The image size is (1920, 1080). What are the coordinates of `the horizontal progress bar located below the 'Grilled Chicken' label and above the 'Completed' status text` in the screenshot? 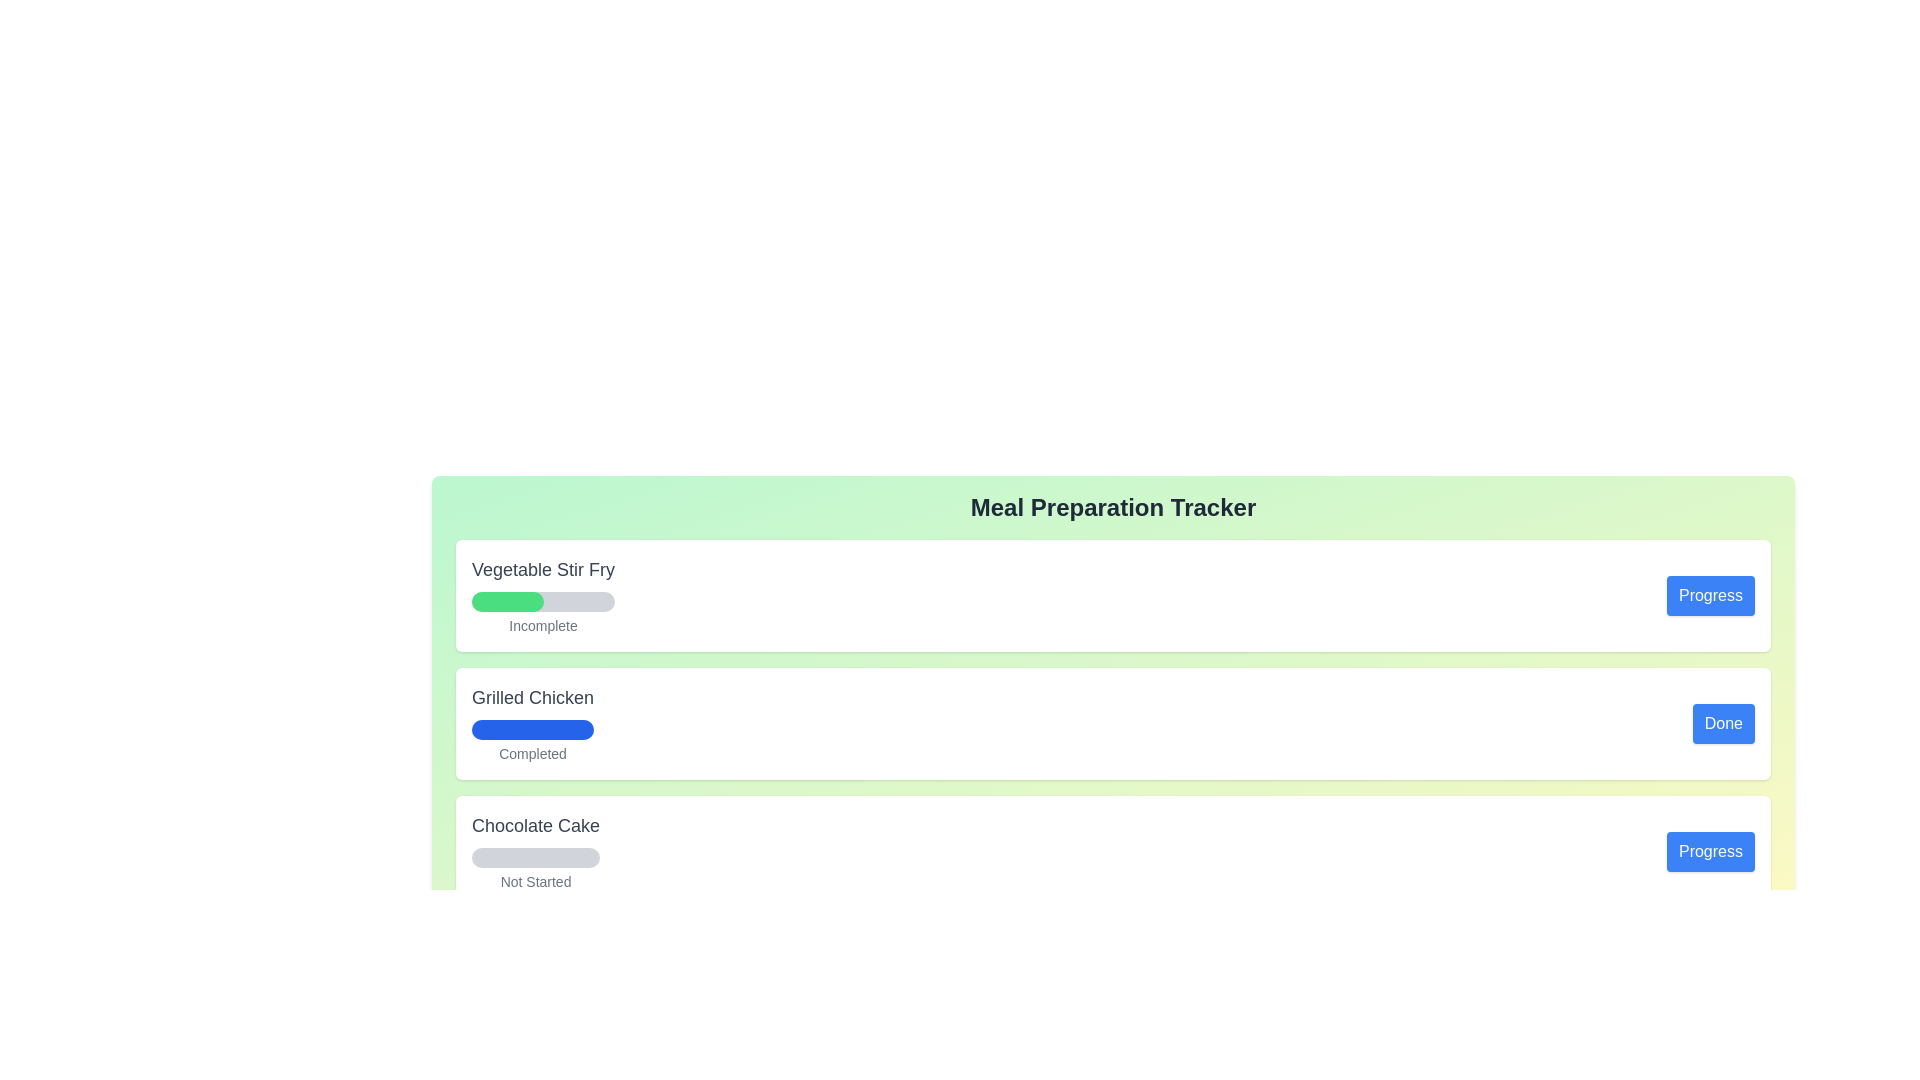 It's located at (532, 729).